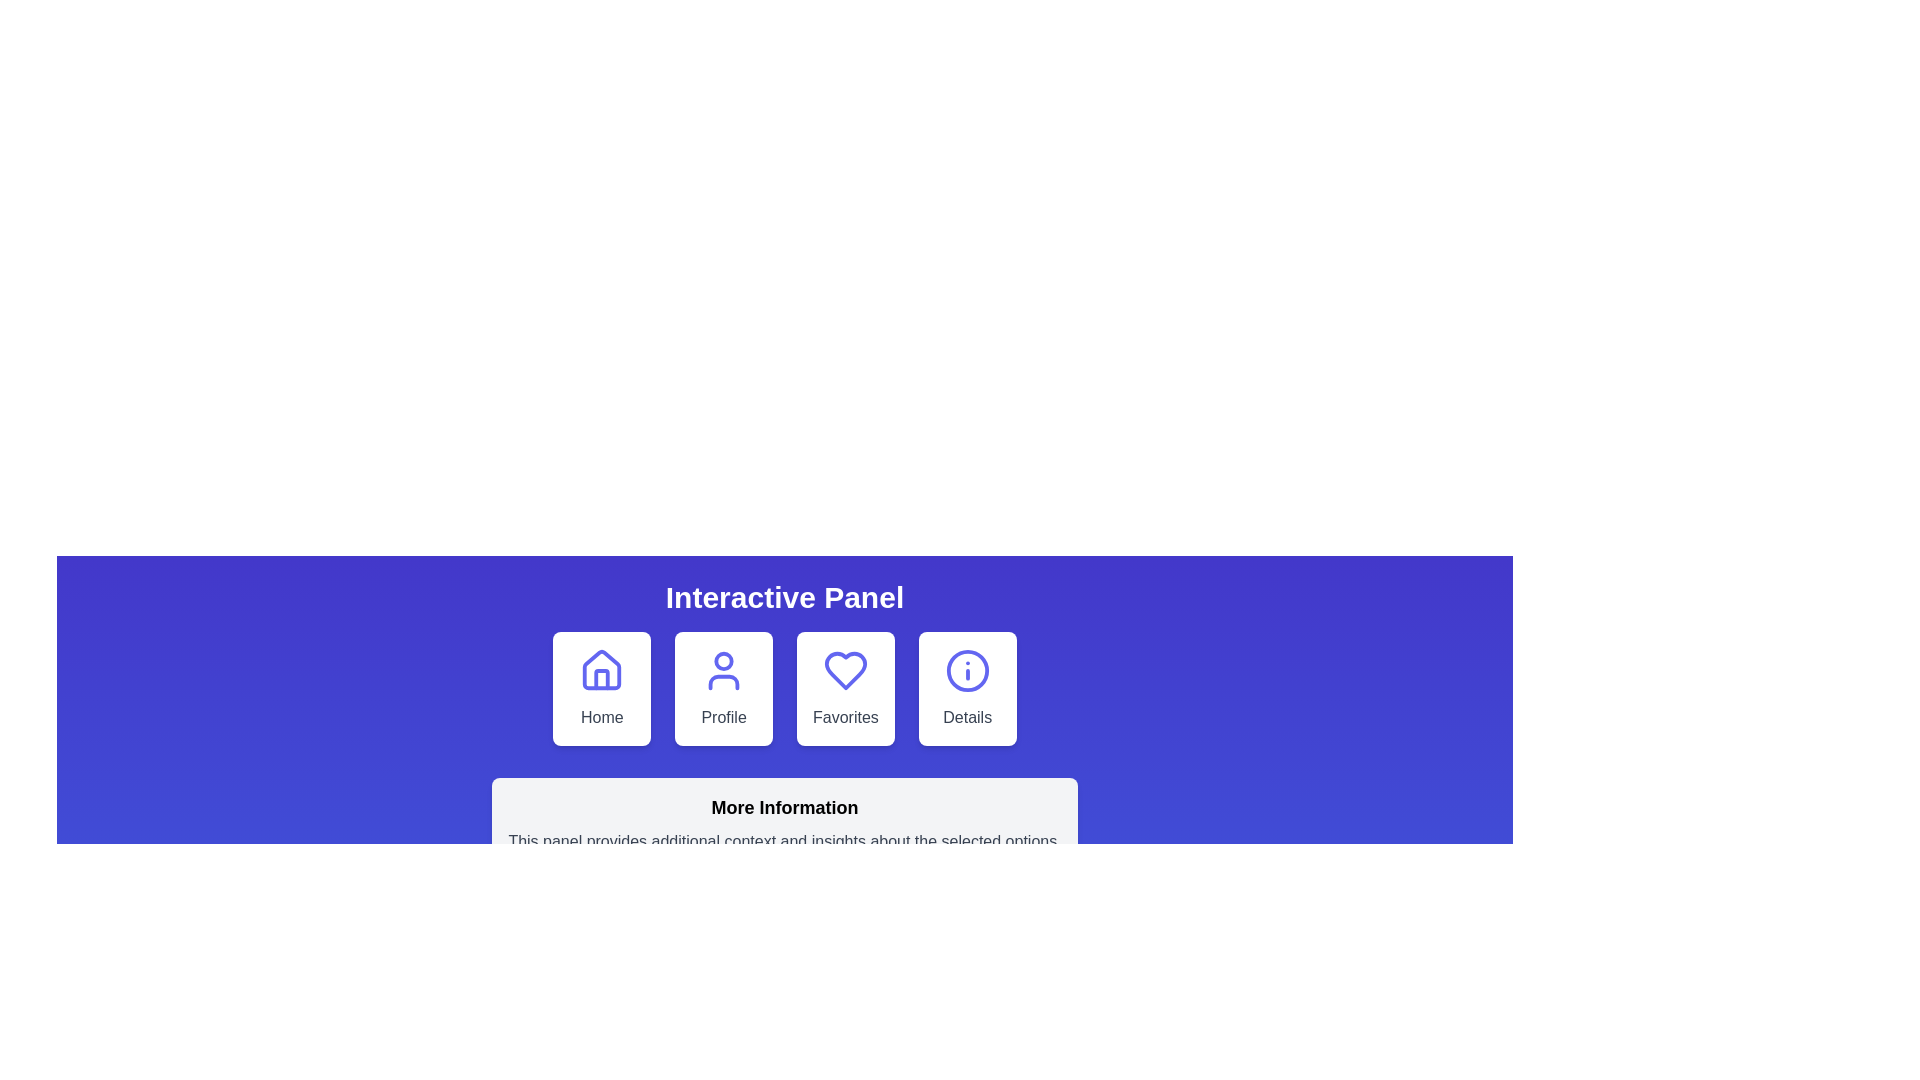 The width and height of the screenshot is (1920, 1080). I want to click on text displayed in the 'Interactive Panel' component, which is bold and large, centrally positioned above the buttons, so click(783, 596).